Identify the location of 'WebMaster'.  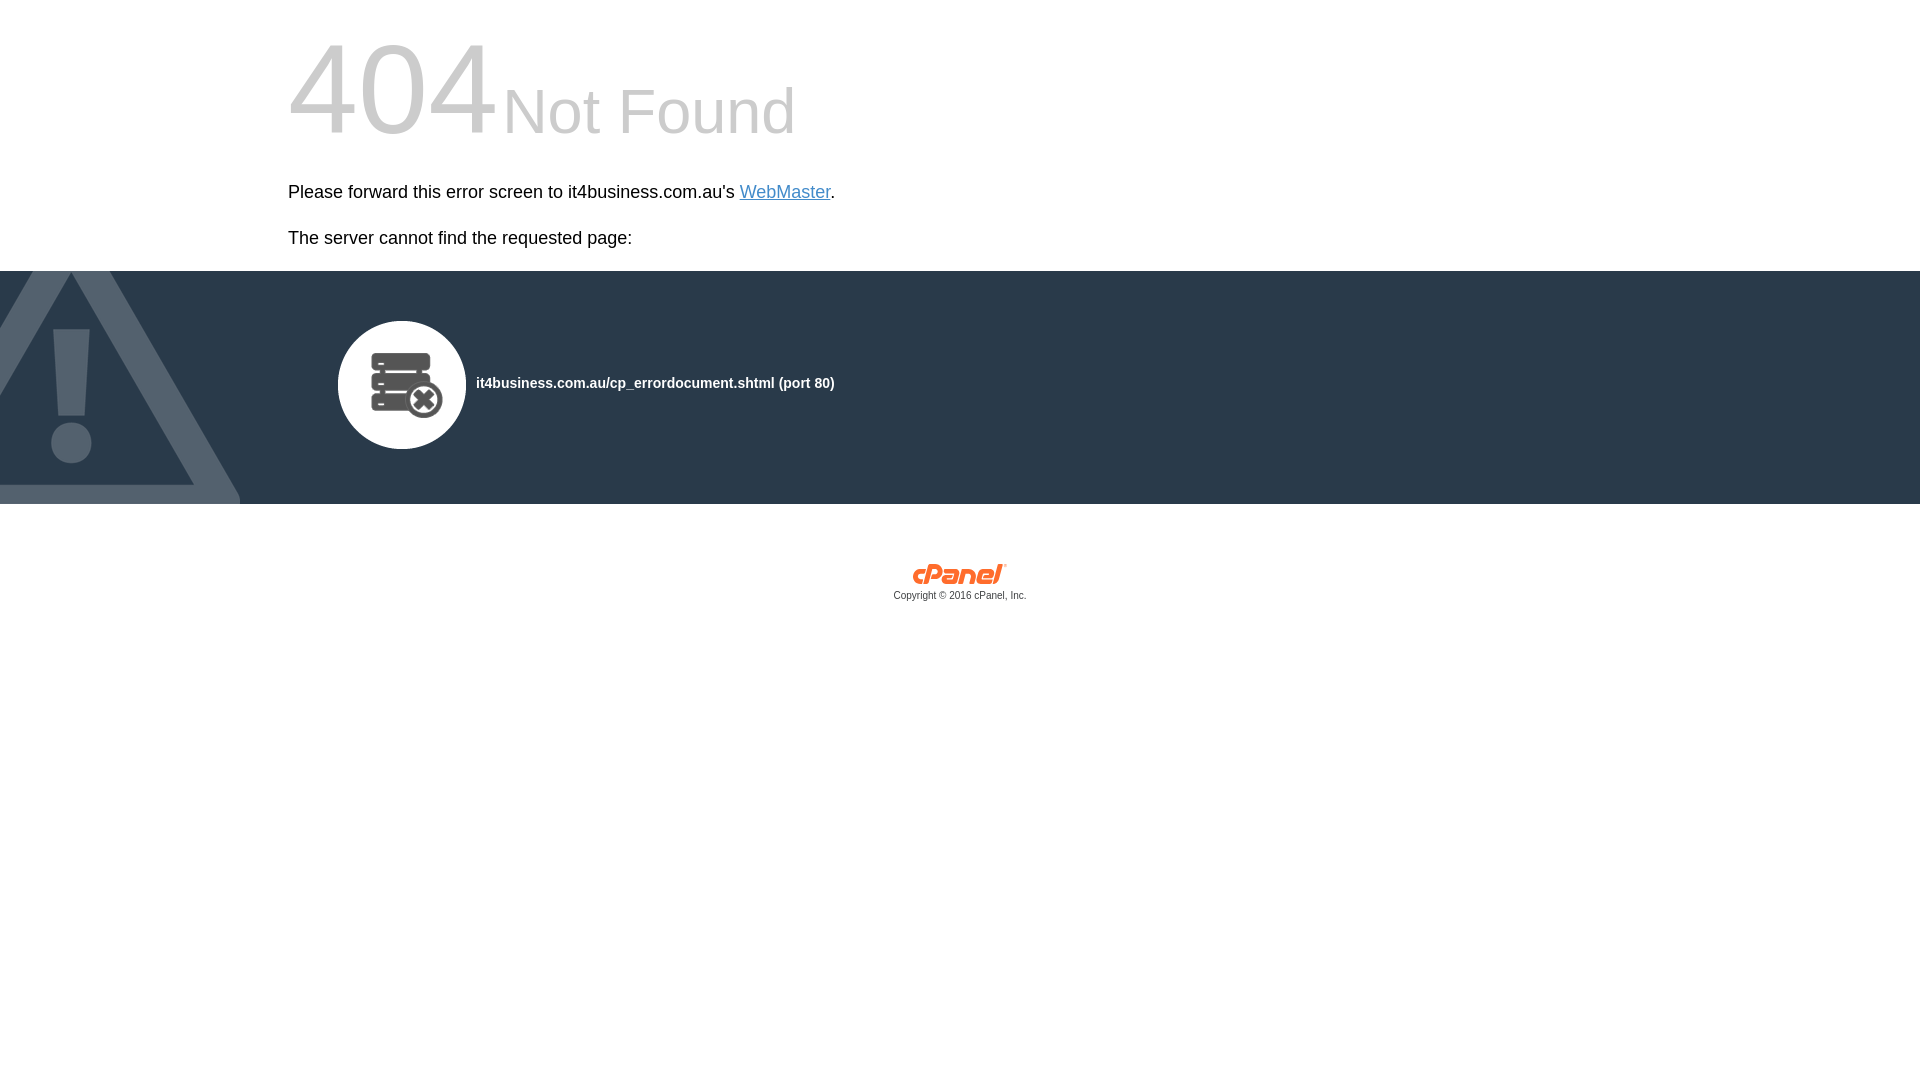
(784, 192).